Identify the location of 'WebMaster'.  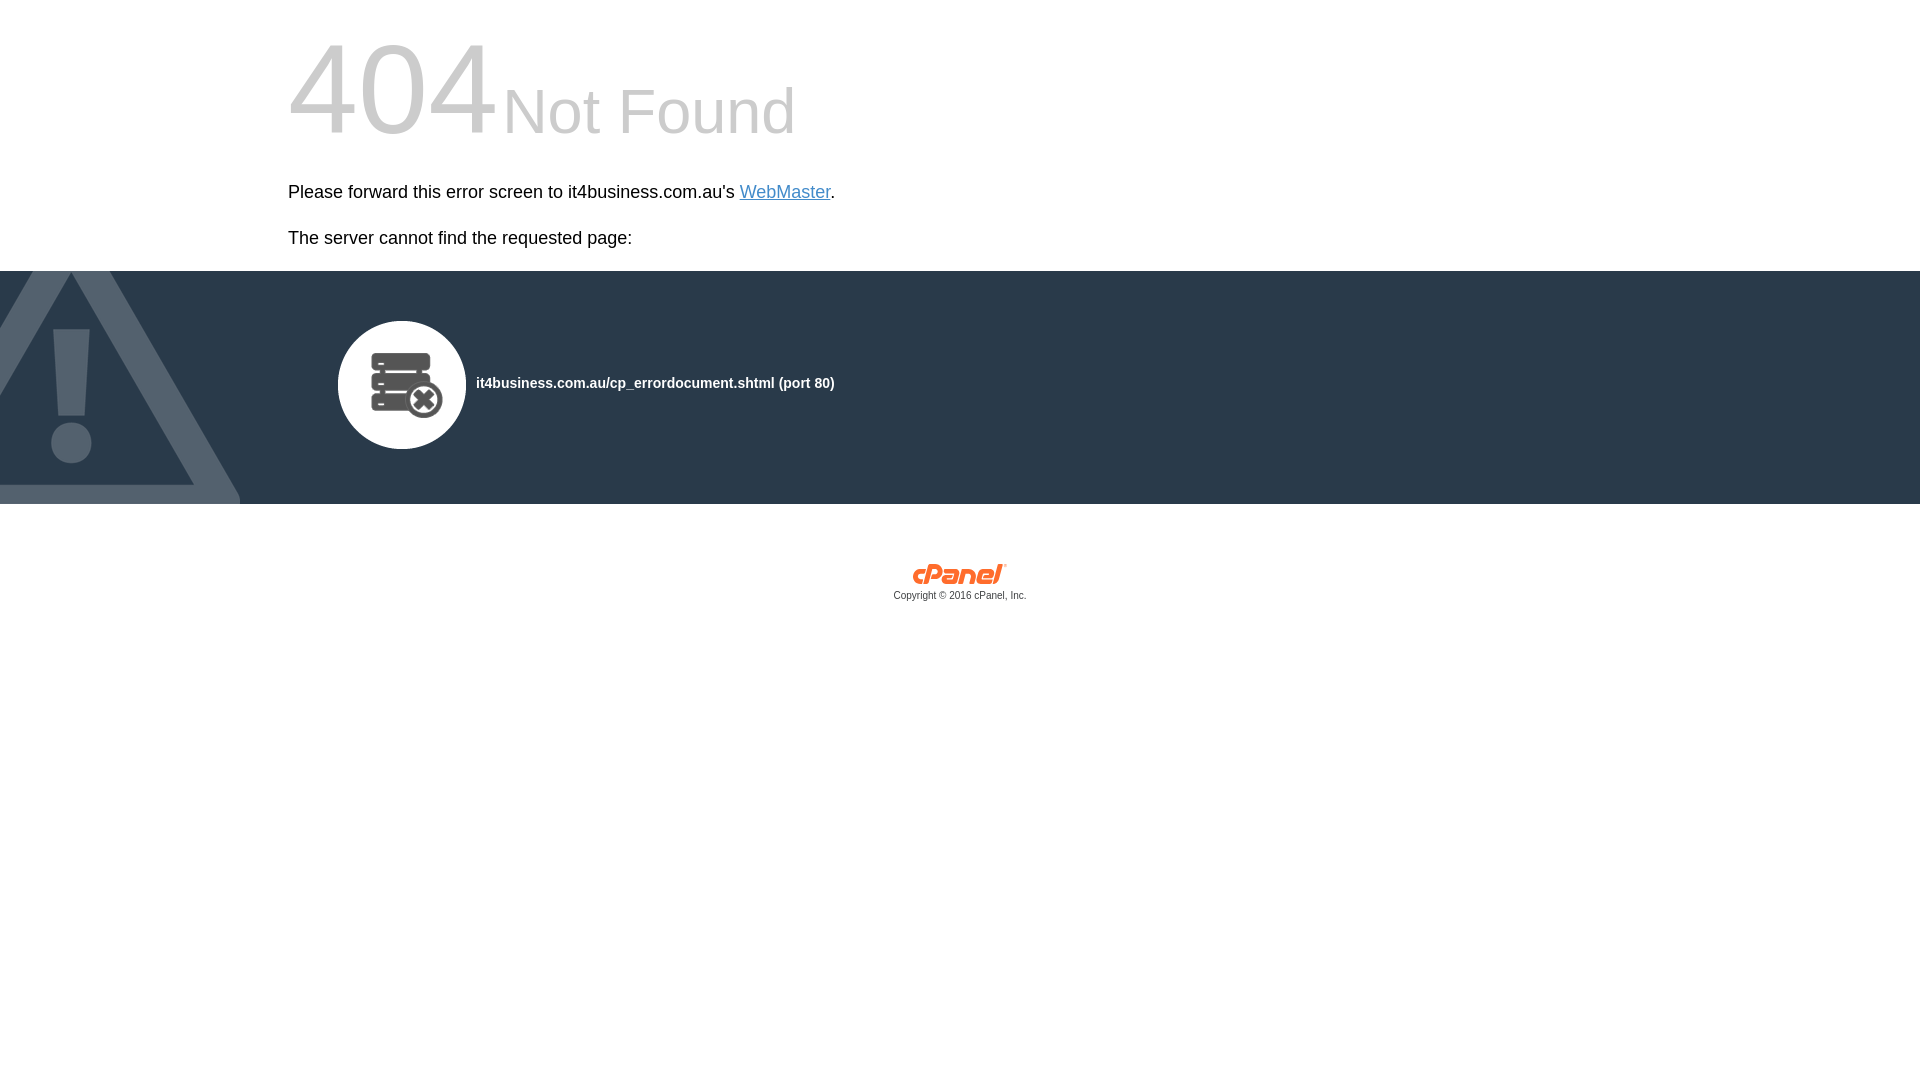
(784, 192).